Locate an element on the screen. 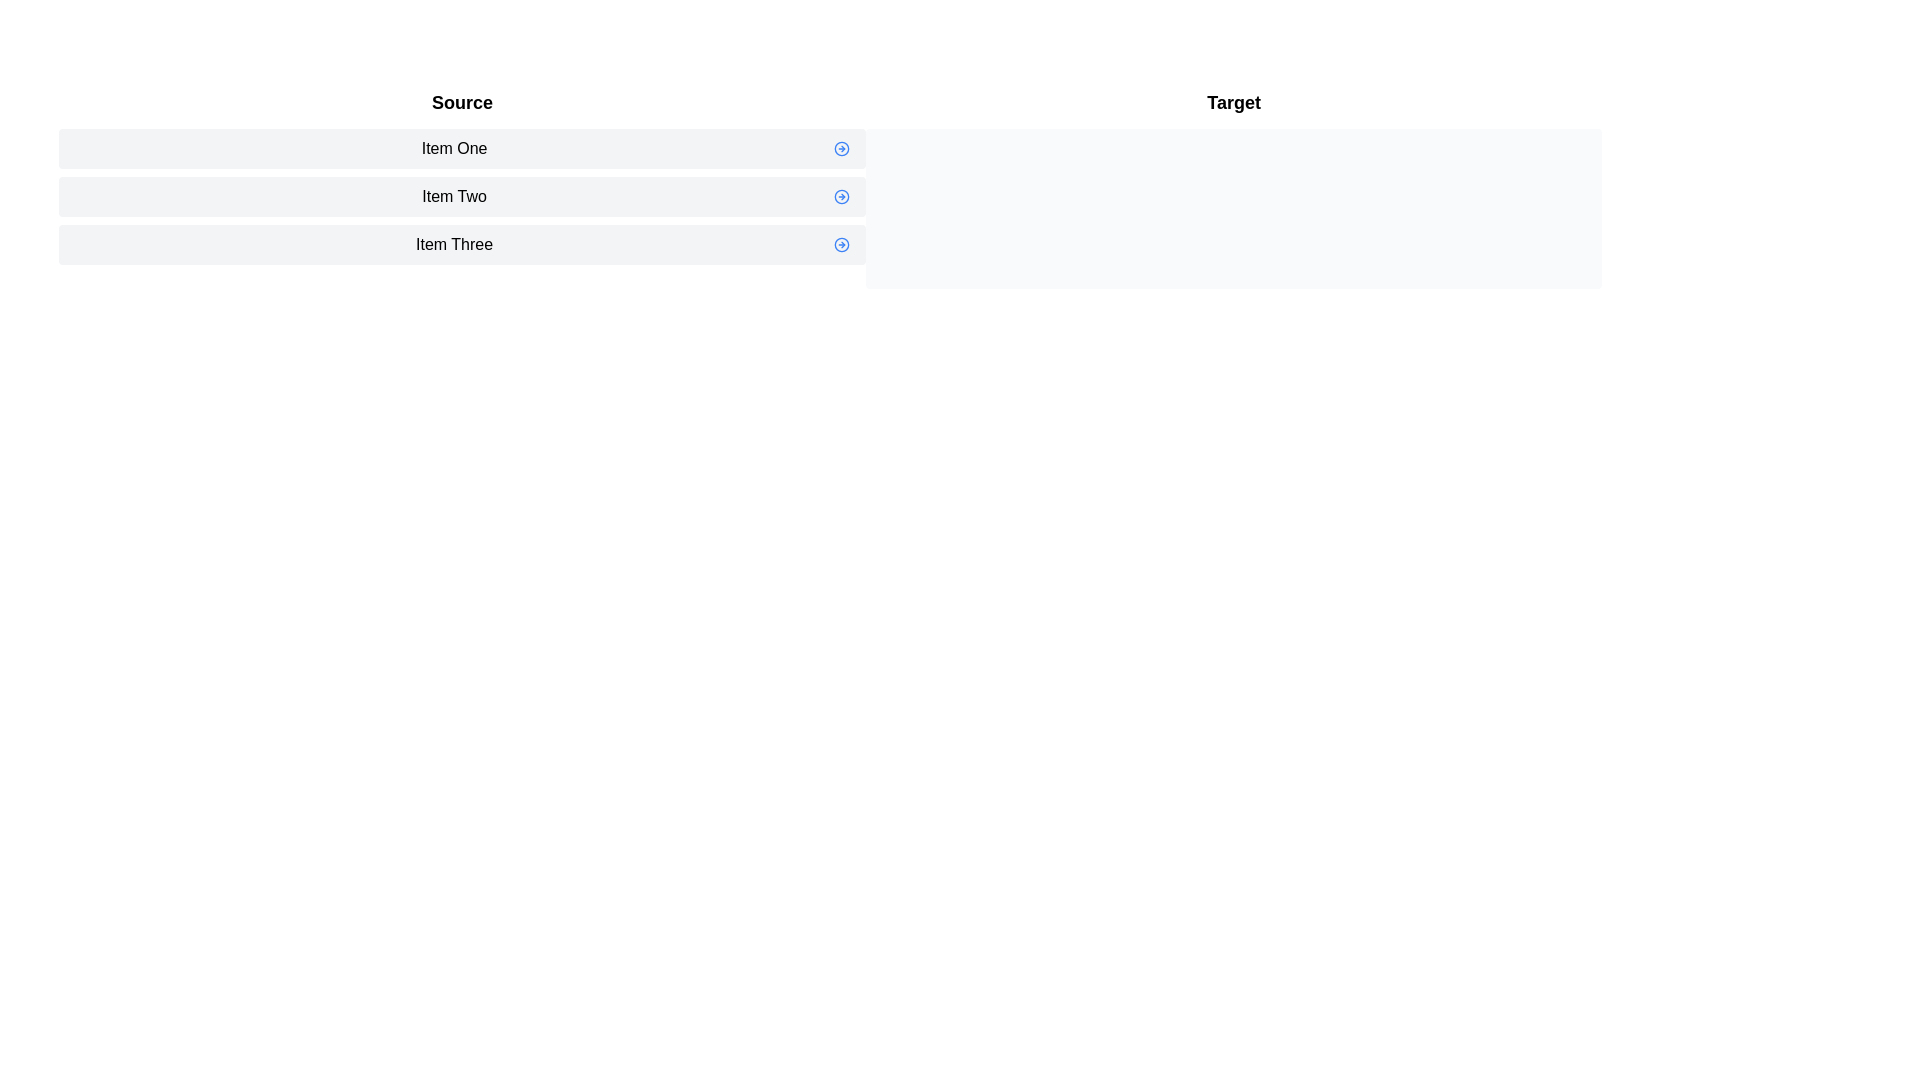 This screenshot has width=1920, height=1080. the second list item labeled 'Item Two' is located at coordinates (461, 196).